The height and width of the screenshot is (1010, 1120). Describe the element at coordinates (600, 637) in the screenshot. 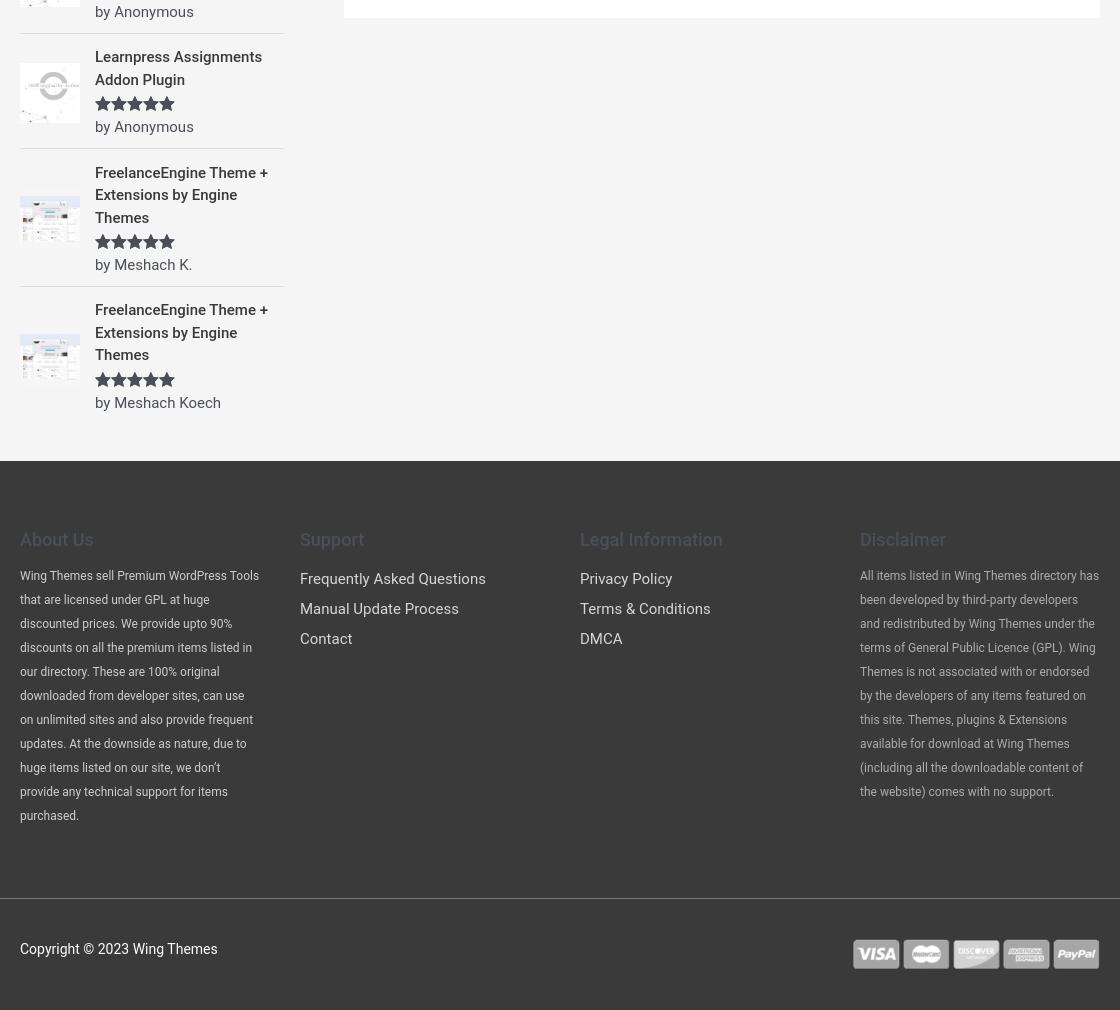

I see `'DMCA'` at that location.